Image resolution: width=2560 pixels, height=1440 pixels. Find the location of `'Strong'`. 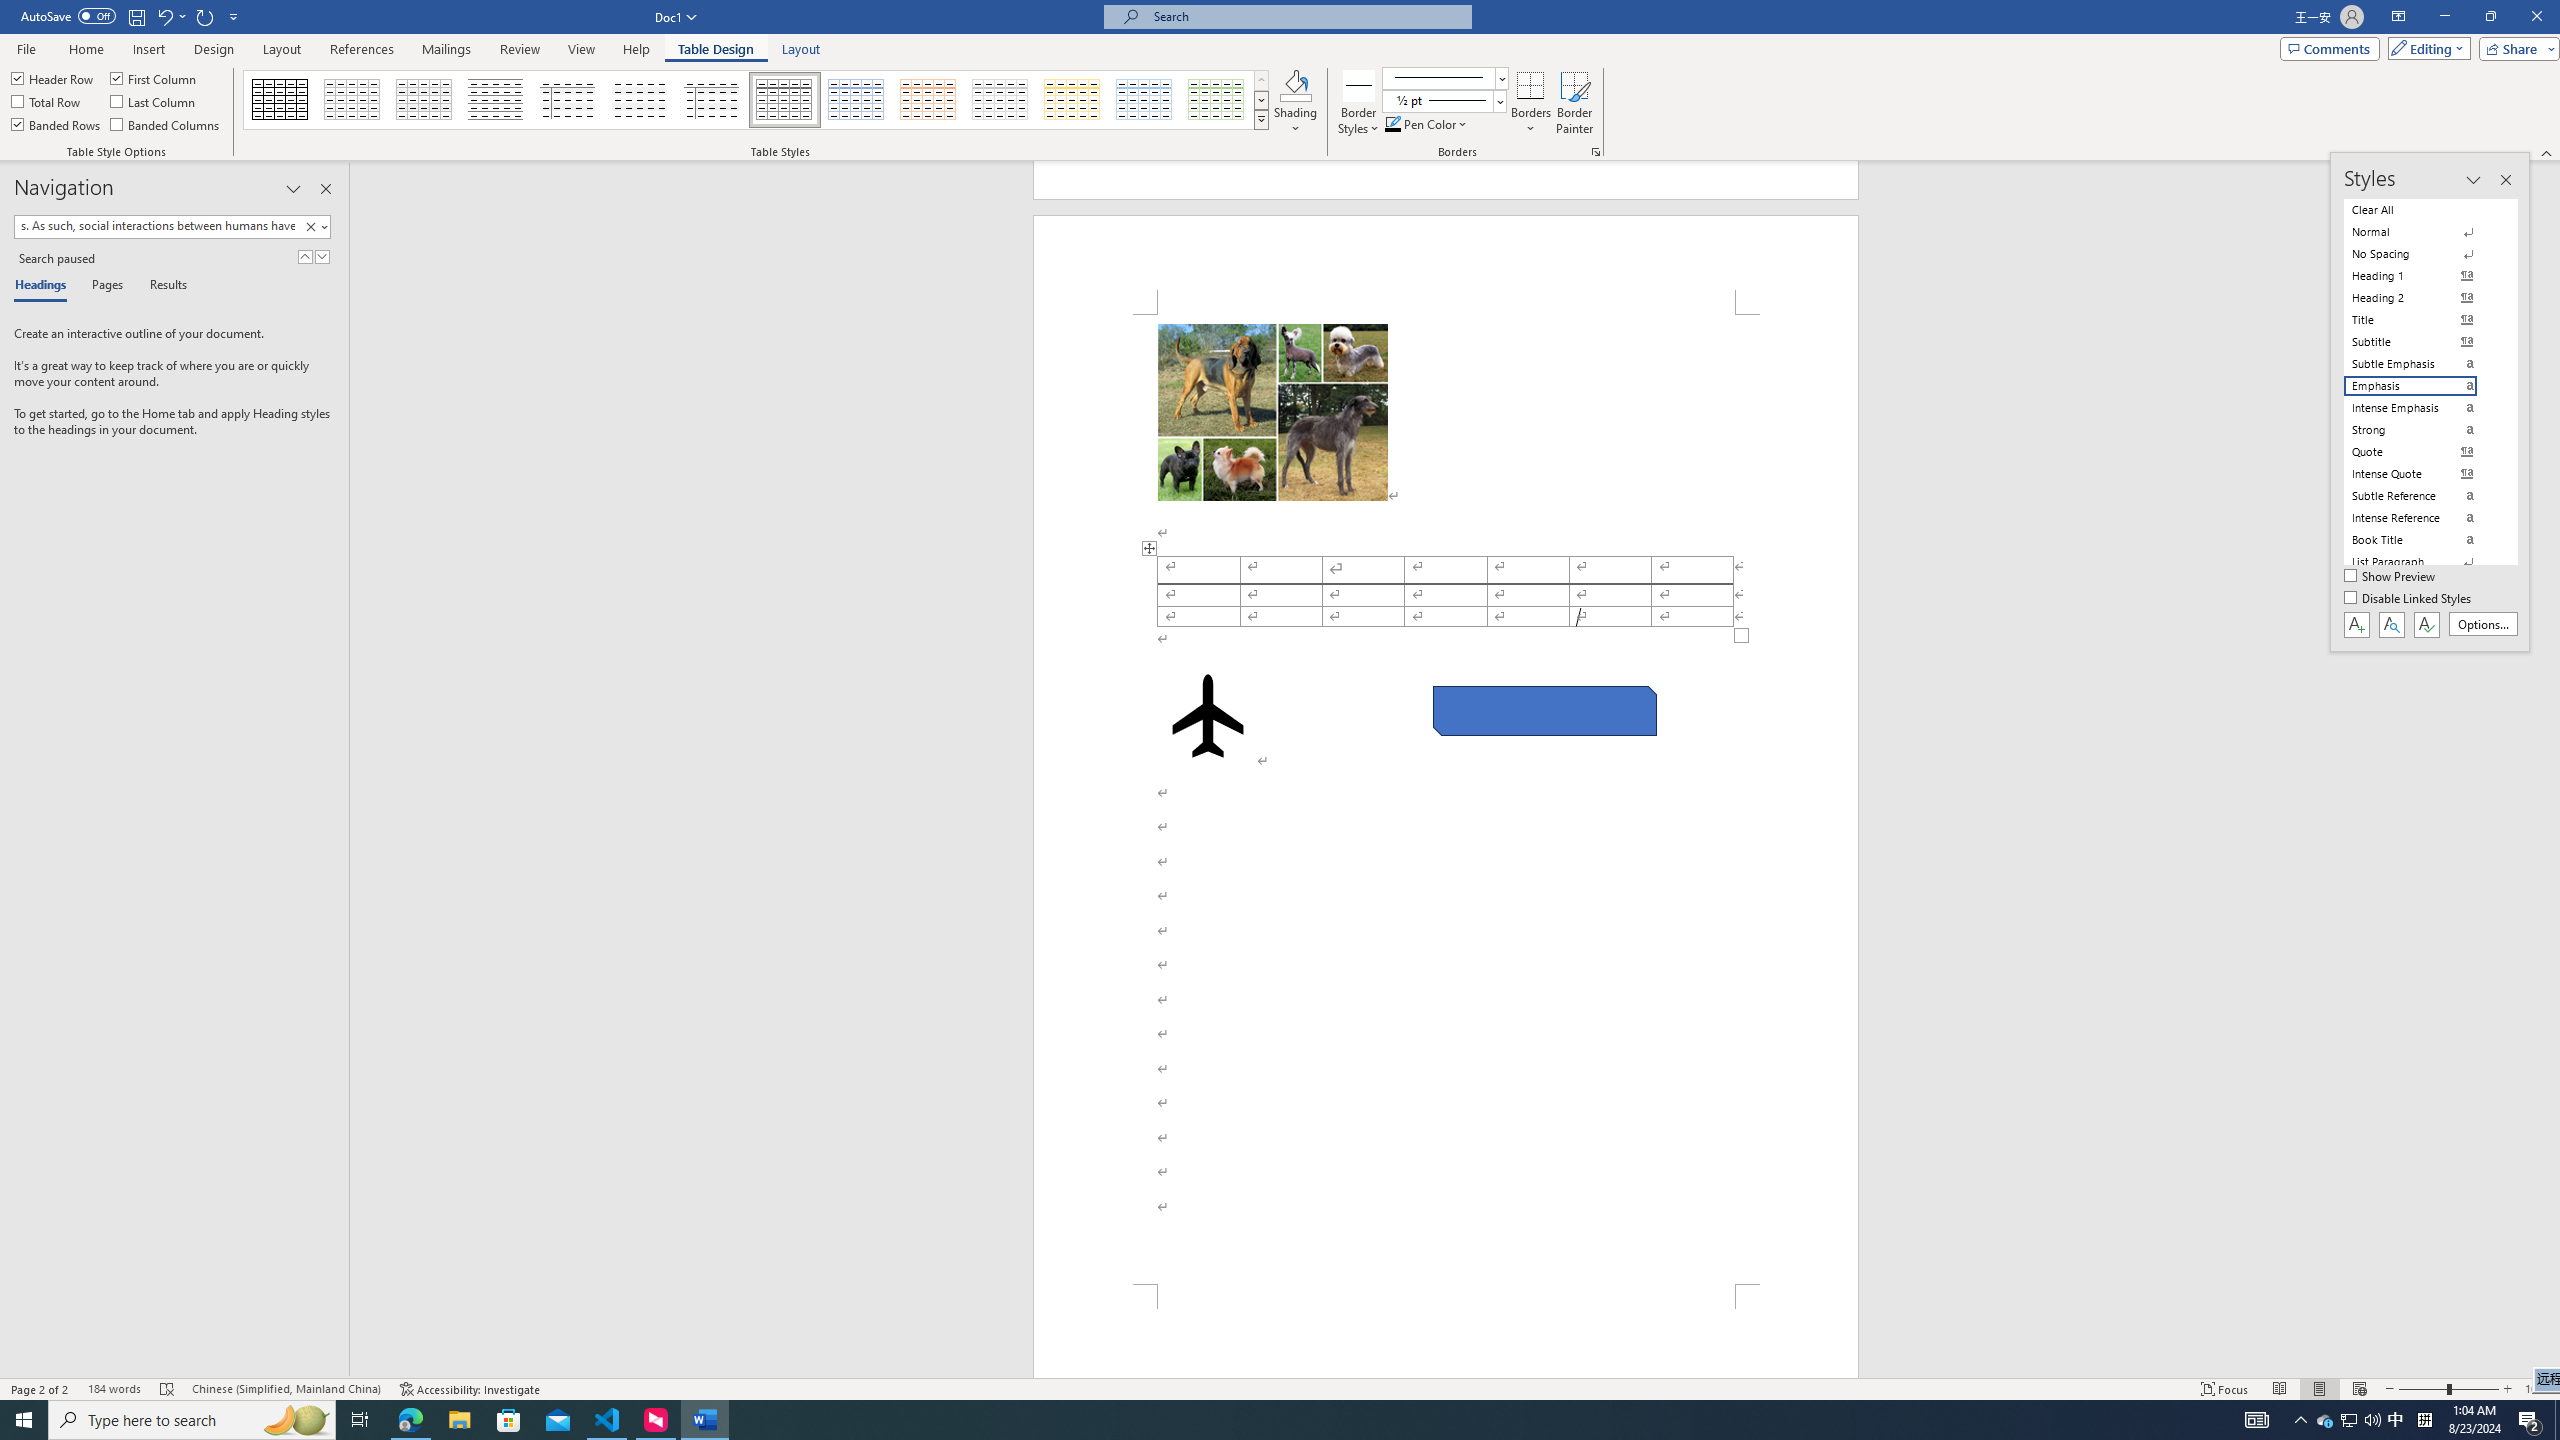

'Strong' is located at coordinates (2422, 428).